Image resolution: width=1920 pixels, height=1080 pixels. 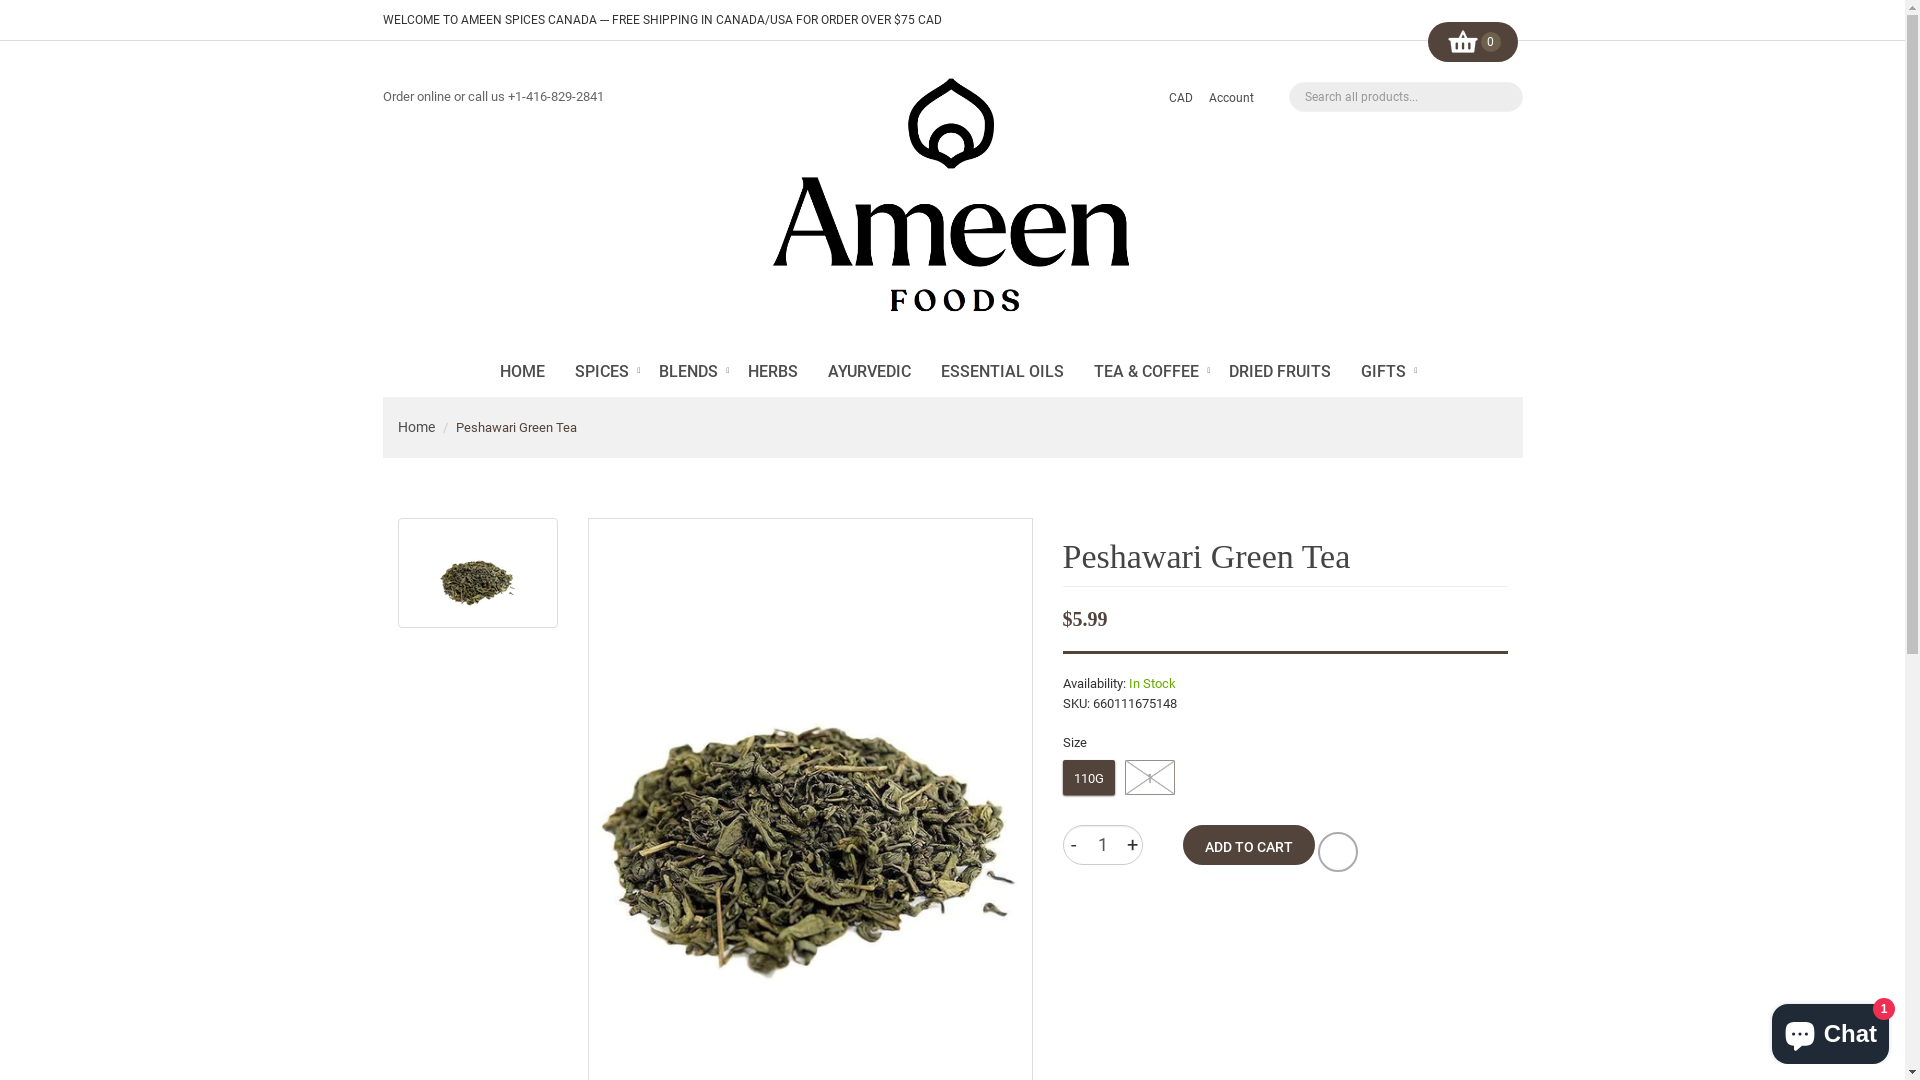 What do you see at coordinates (868, 371) in the screenshot?
I see `'AYURVEDIC'` at bounding box center [868, 371].